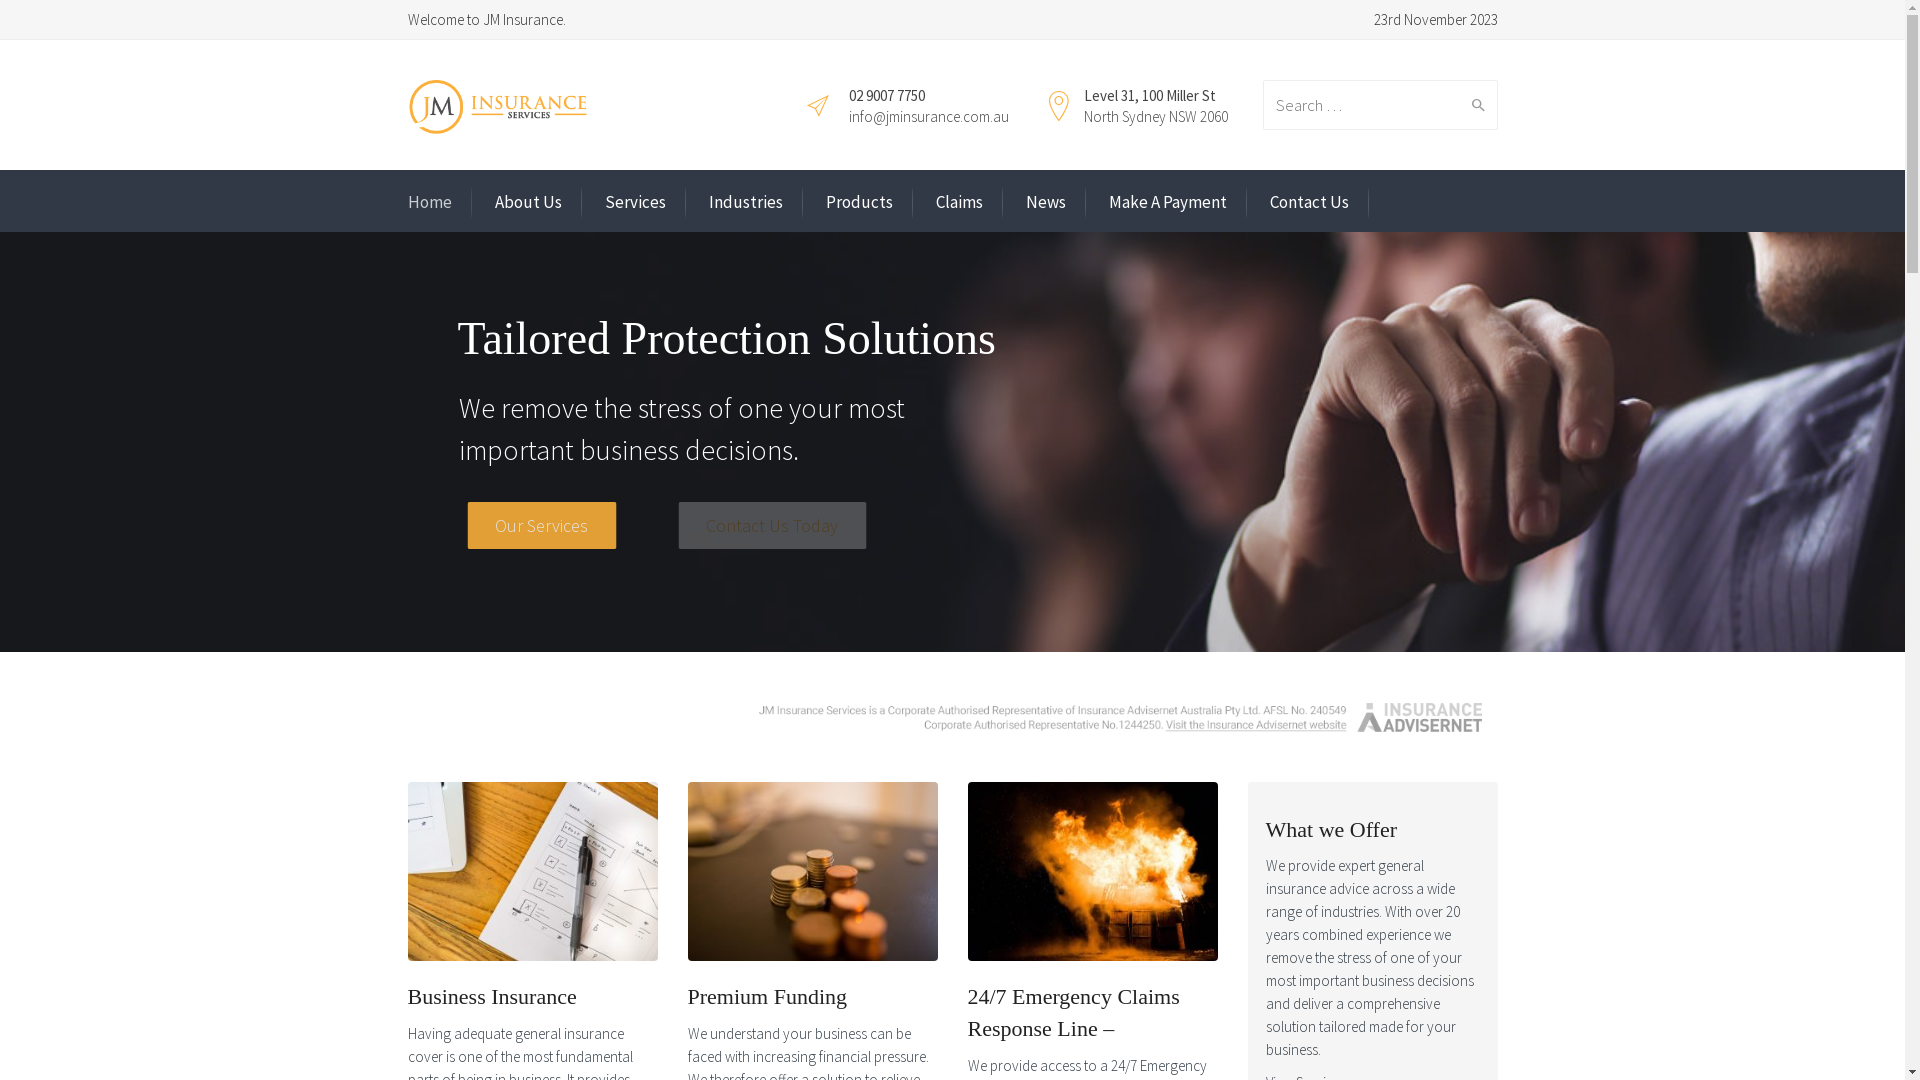 This screenshot has width=1920, height=1080. What do you see at coordinates (1309, 202) in the screenshot?
I see `'Contact Us'` at bounding box center [1309, 202].